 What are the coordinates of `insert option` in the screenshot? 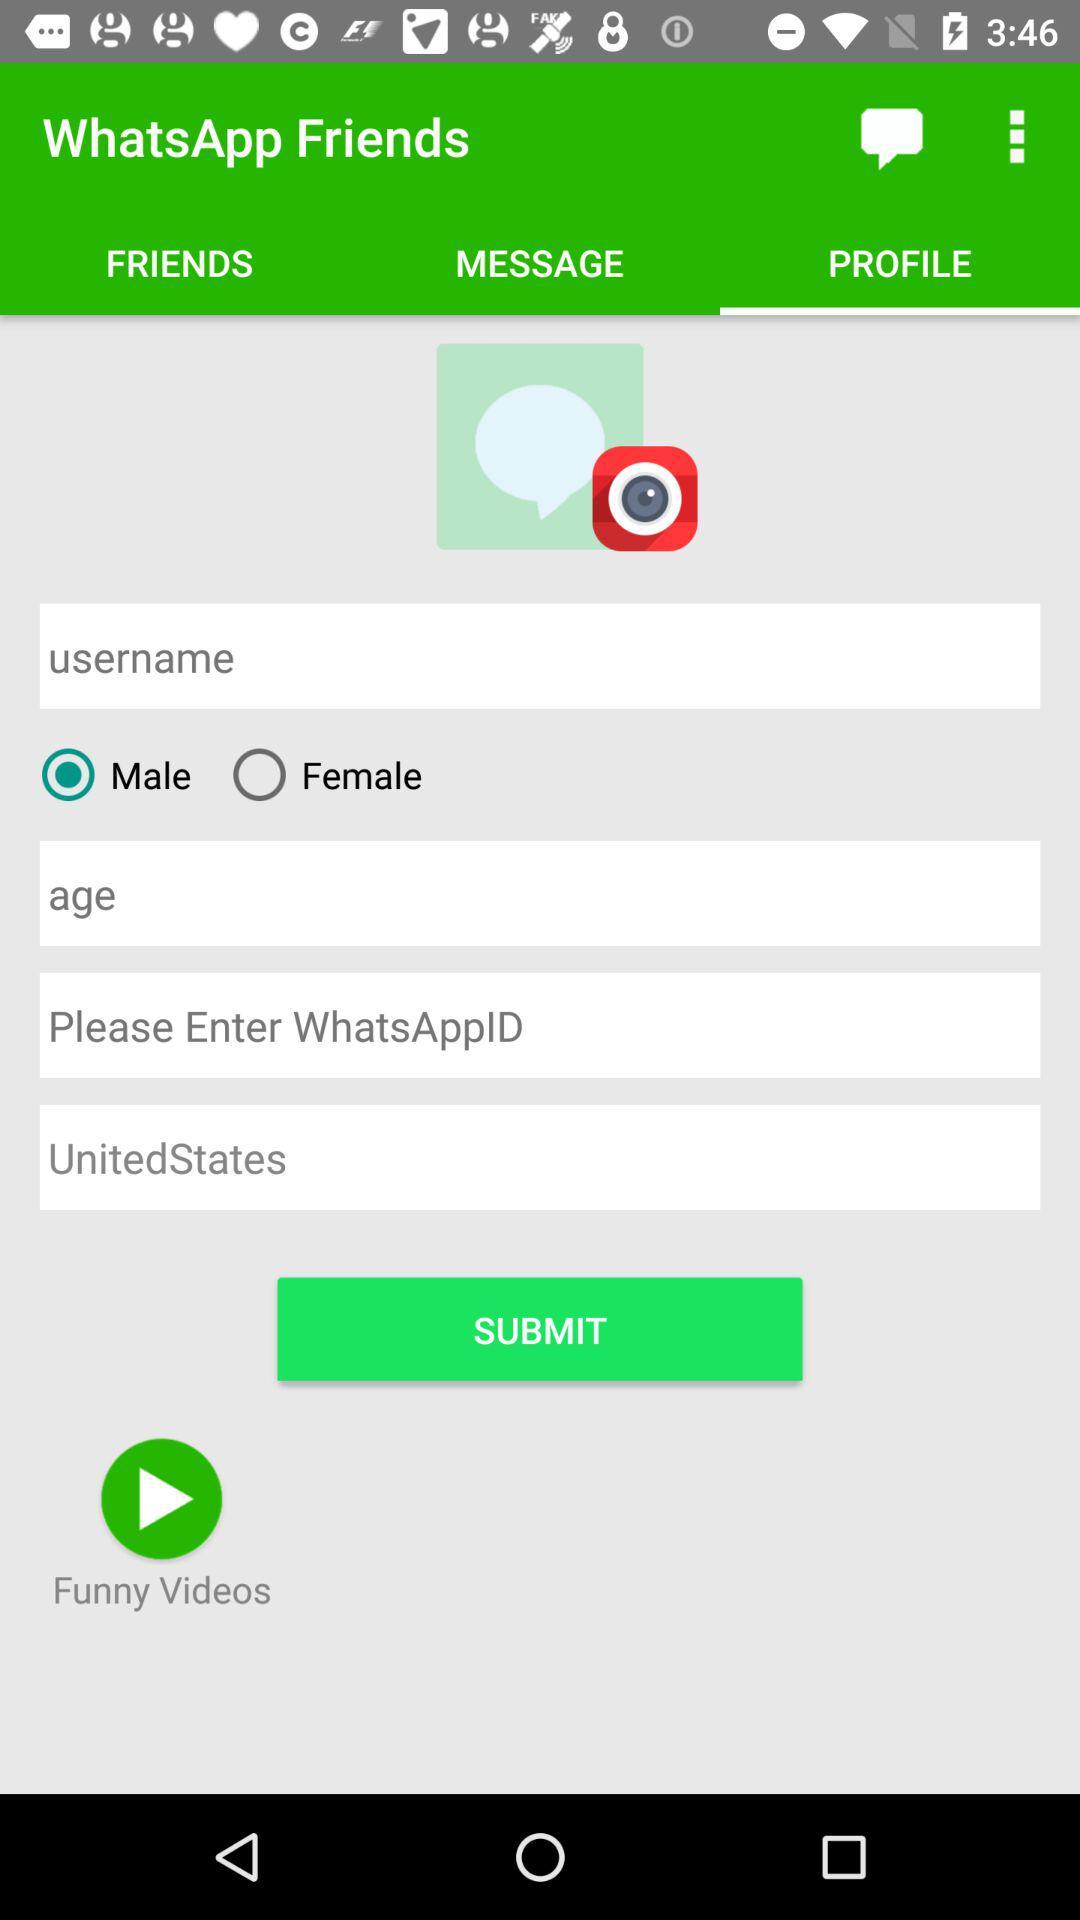 It's located at (540, 892).